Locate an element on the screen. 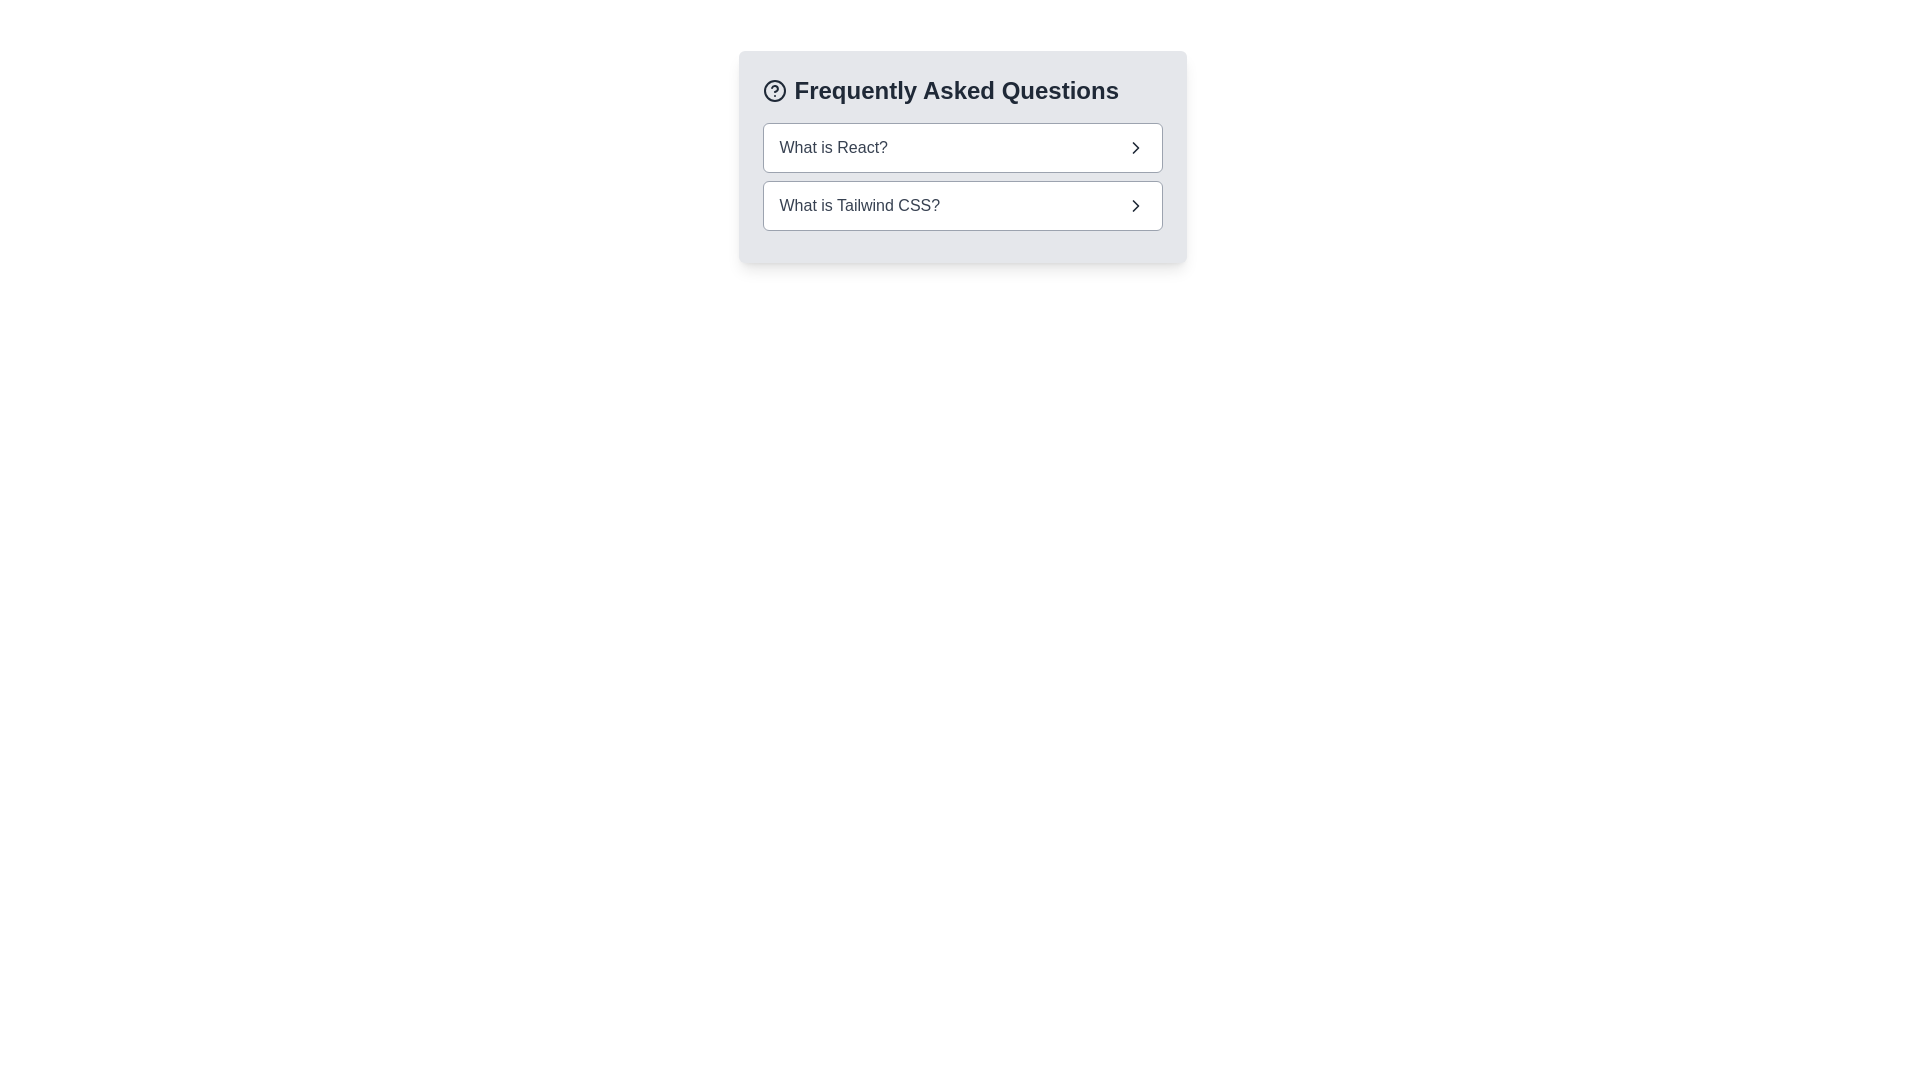  the question header text labeled 'What is Tailwind CSS?' in the FAQ section is located at coordinates (859, 205).